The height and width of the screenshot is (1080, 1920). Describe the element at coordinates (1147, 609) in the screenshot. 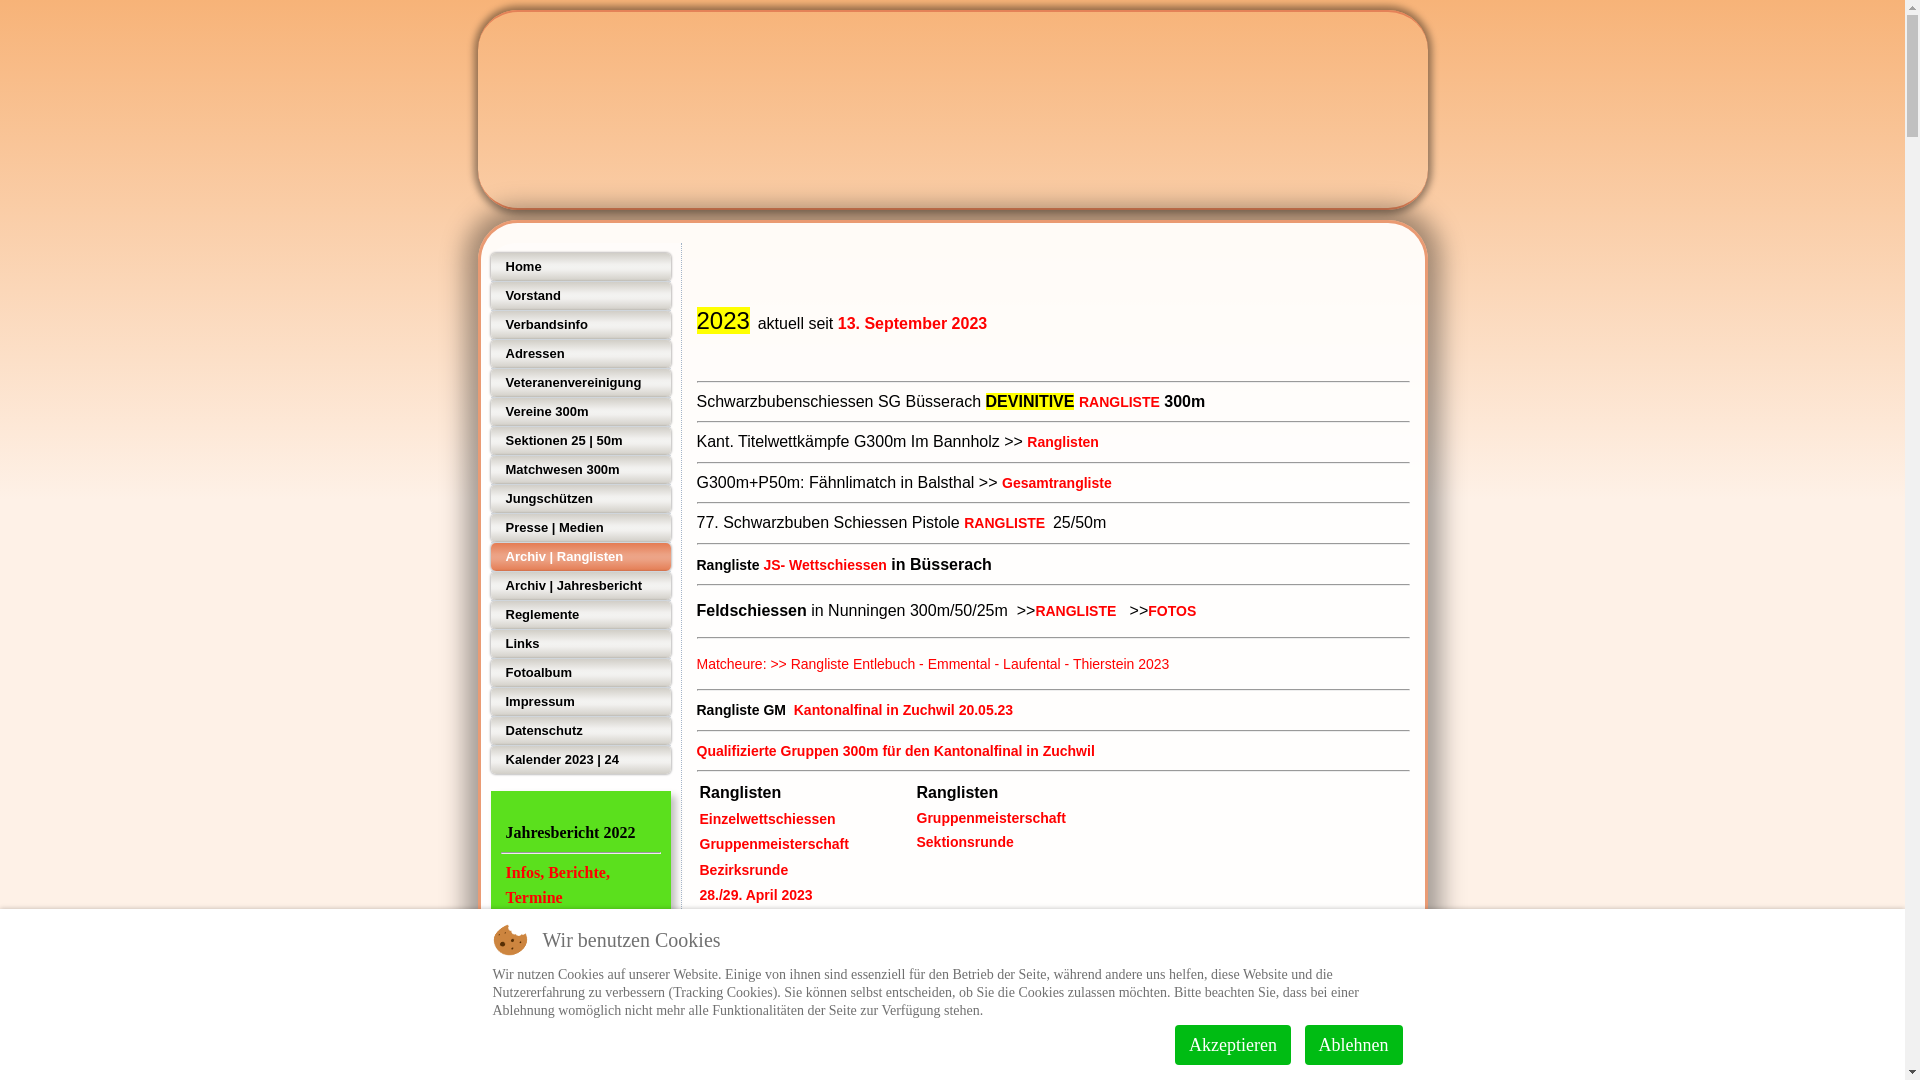

I see `'FOTOS'` at that location.